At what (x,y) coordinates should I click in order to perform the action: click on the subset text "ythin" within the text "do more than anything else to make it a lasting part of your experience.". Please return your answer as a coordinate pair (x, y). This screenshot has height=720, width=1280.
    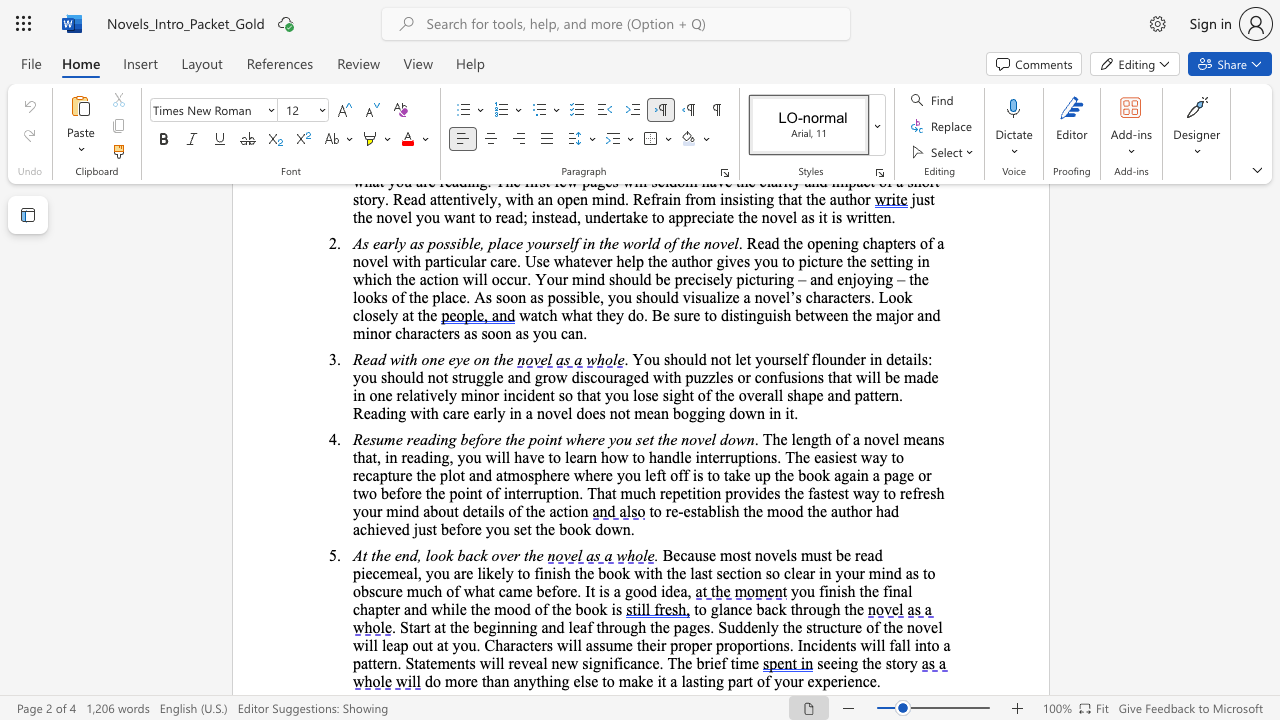
    Looking at the image, I should click on (528, 680).